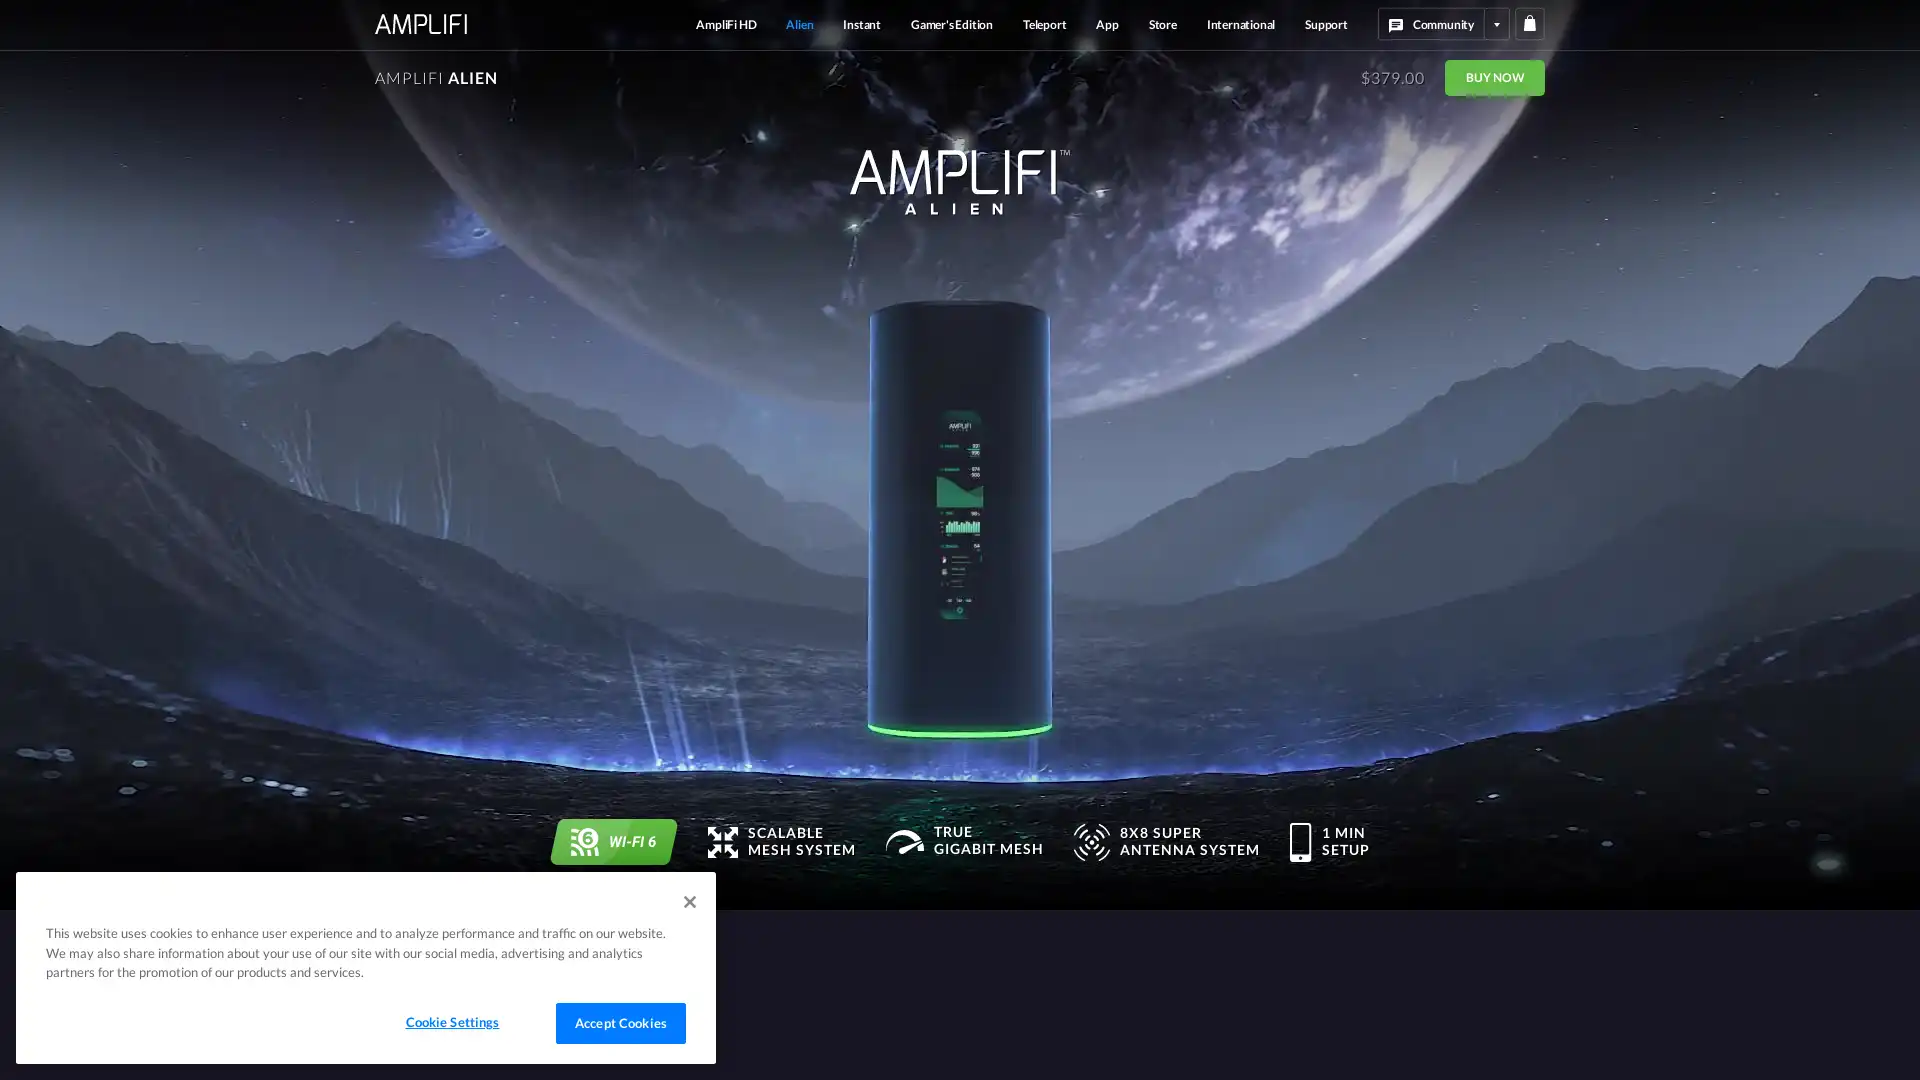 The height and width of the screenshot is (1080, 1920). Describe the element at coordinates (619, 1022) in the screenshot. I see `Accept Cookies` at that location.